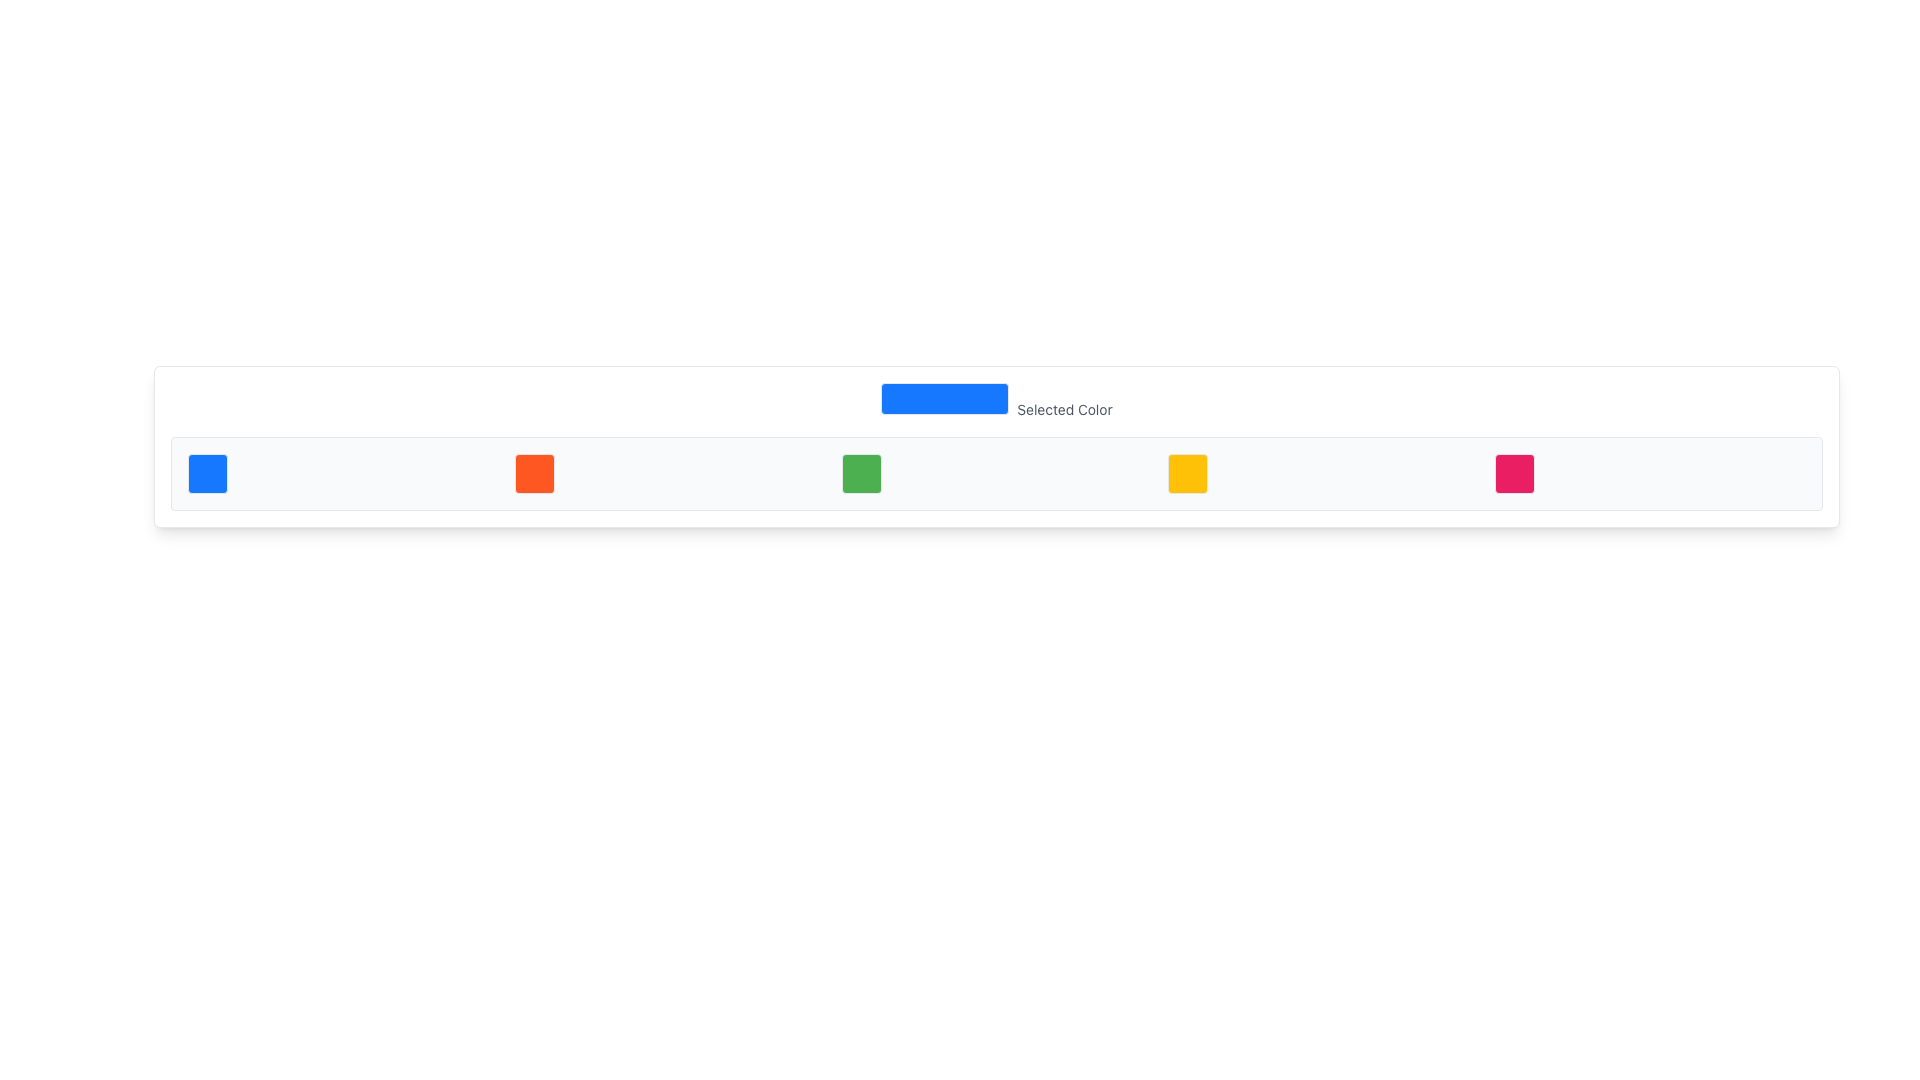 The width and height of the screenshot is (1920, 1080). What do you see at coordinates (1064, 407) in the screenshot?
I see `text label displaying 'Selected Color' which is styled in small gray font and positioned to the right of a blue rectangular color swatch` at bounding box center [1064, 407].